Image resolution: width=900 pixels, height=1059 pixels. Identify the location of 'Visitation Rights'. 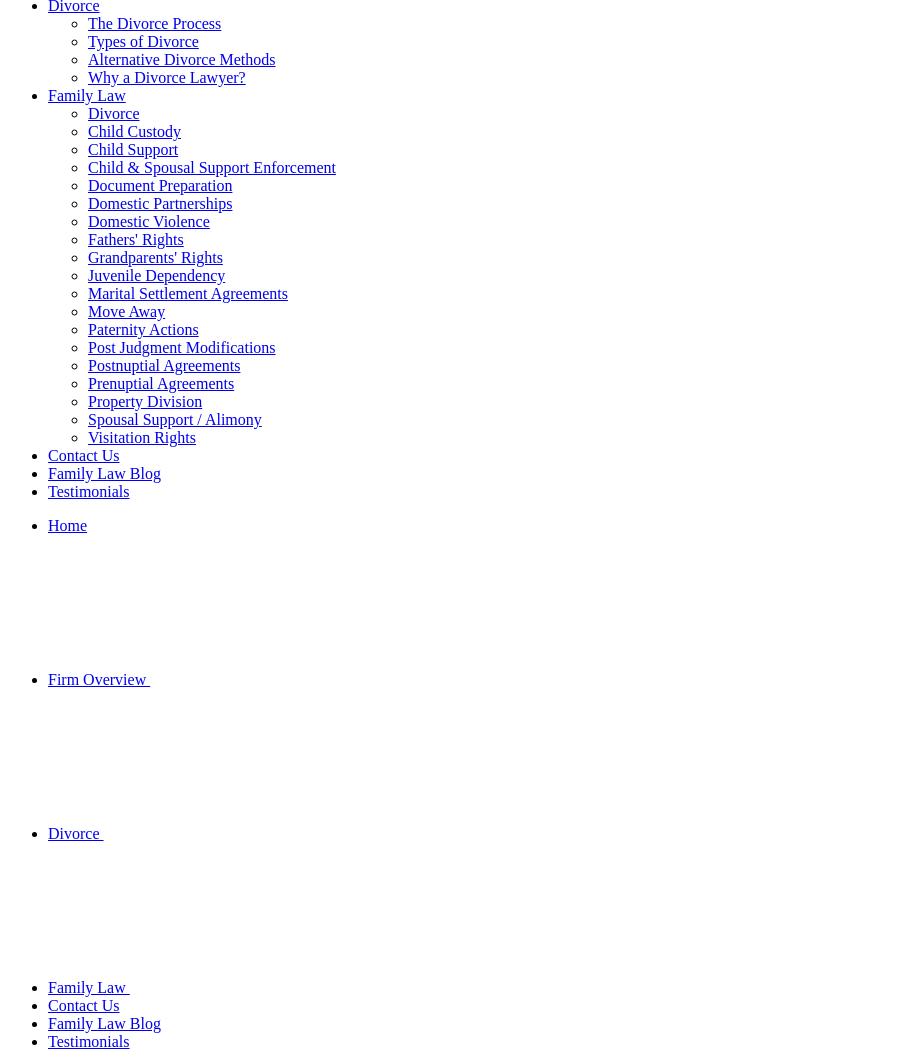
(141, 437).